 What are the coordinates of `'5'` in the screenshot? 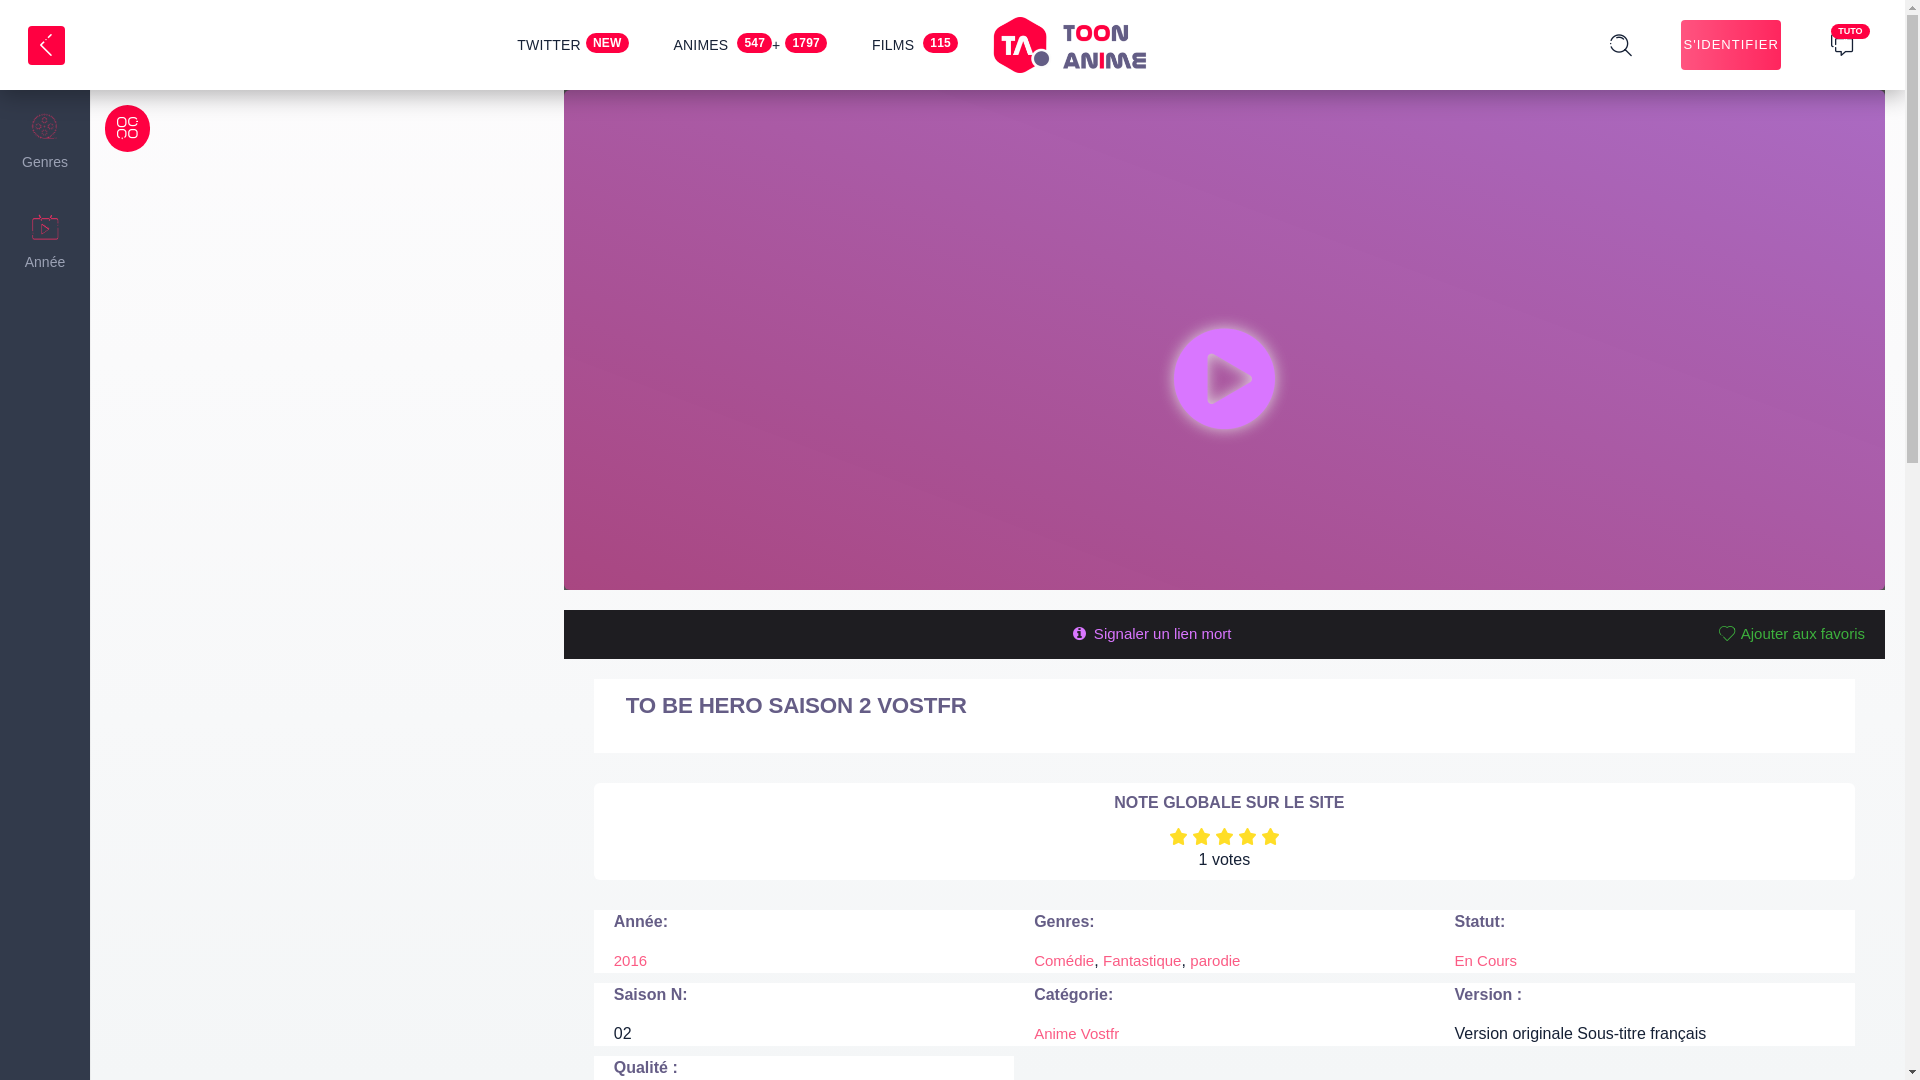 It's located at (1269, 836).